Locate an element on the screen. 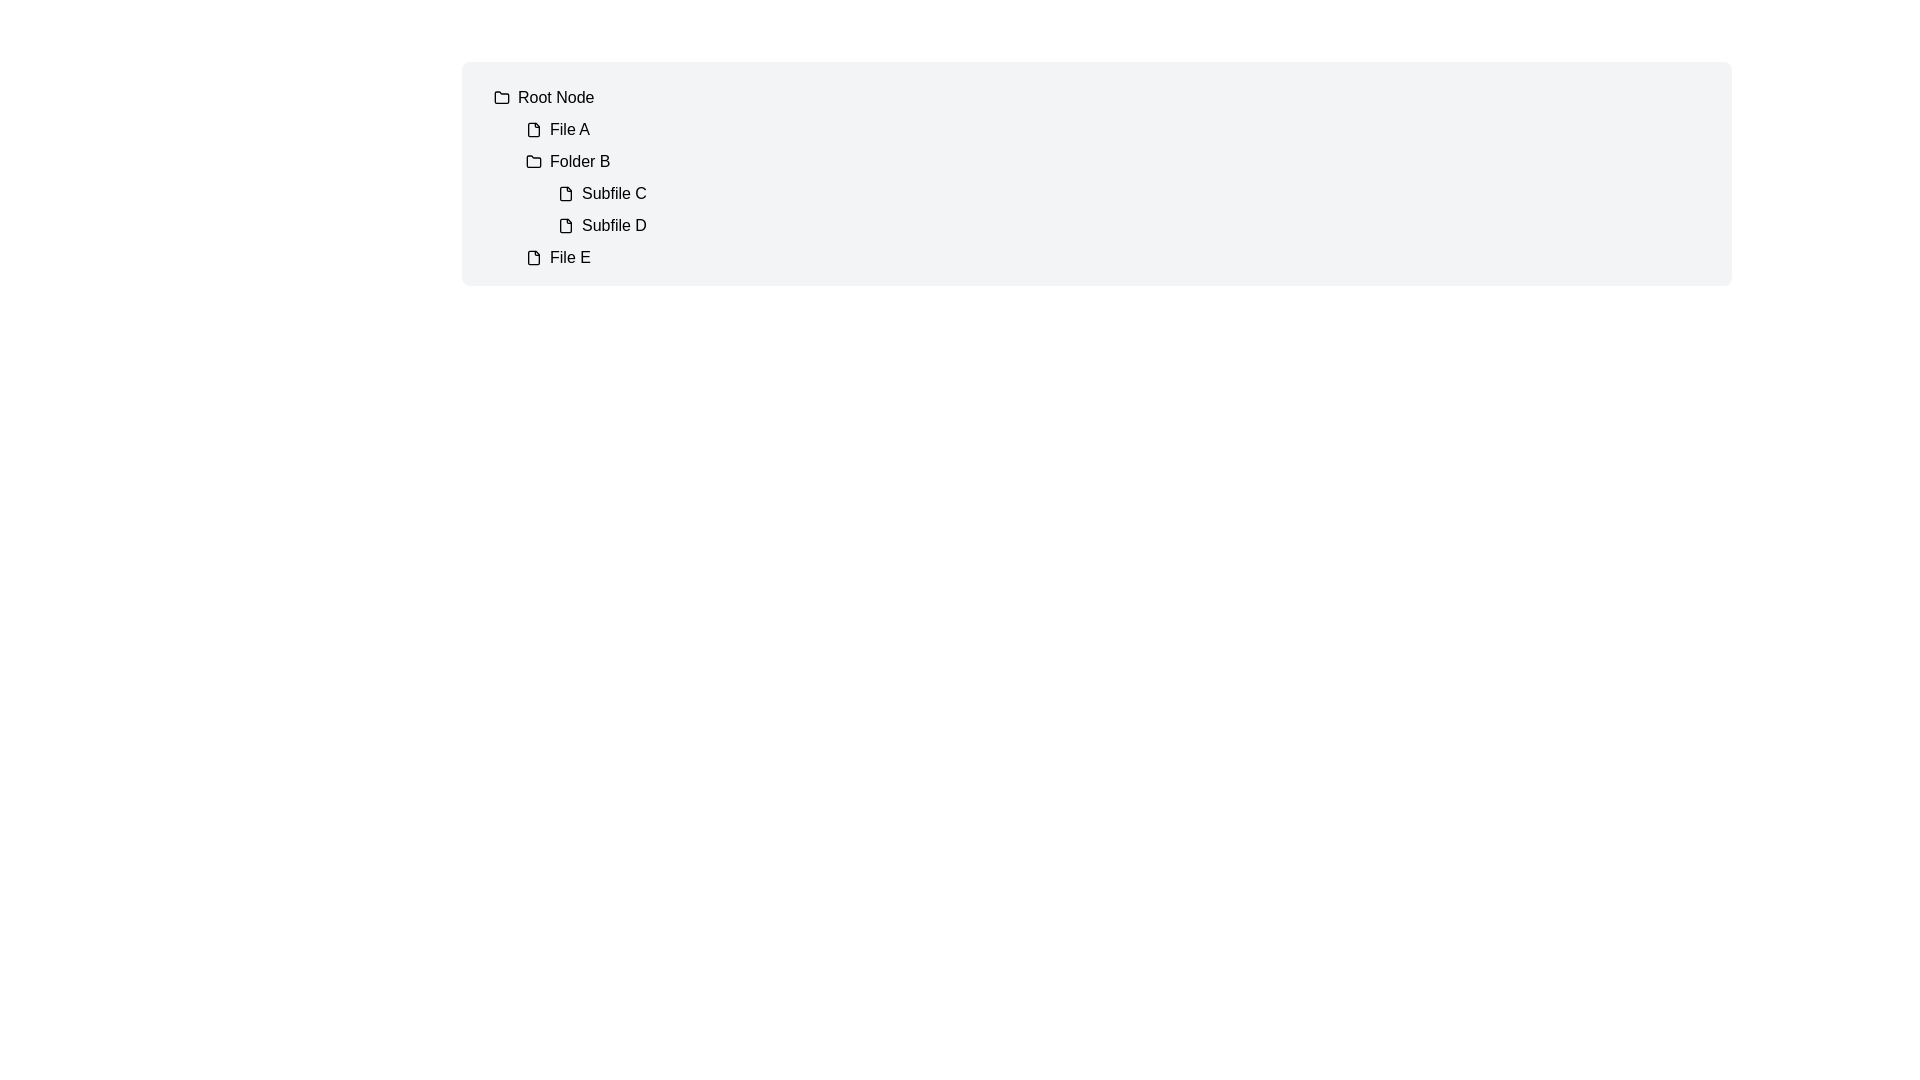 This screenshot has width=1920, height=1080. the text label representing the file named 'File E' in the file tree structure under 'Root Node', positioned below 'Folder B' and at the same level as 'File A' is located at coordinates (569, 257).